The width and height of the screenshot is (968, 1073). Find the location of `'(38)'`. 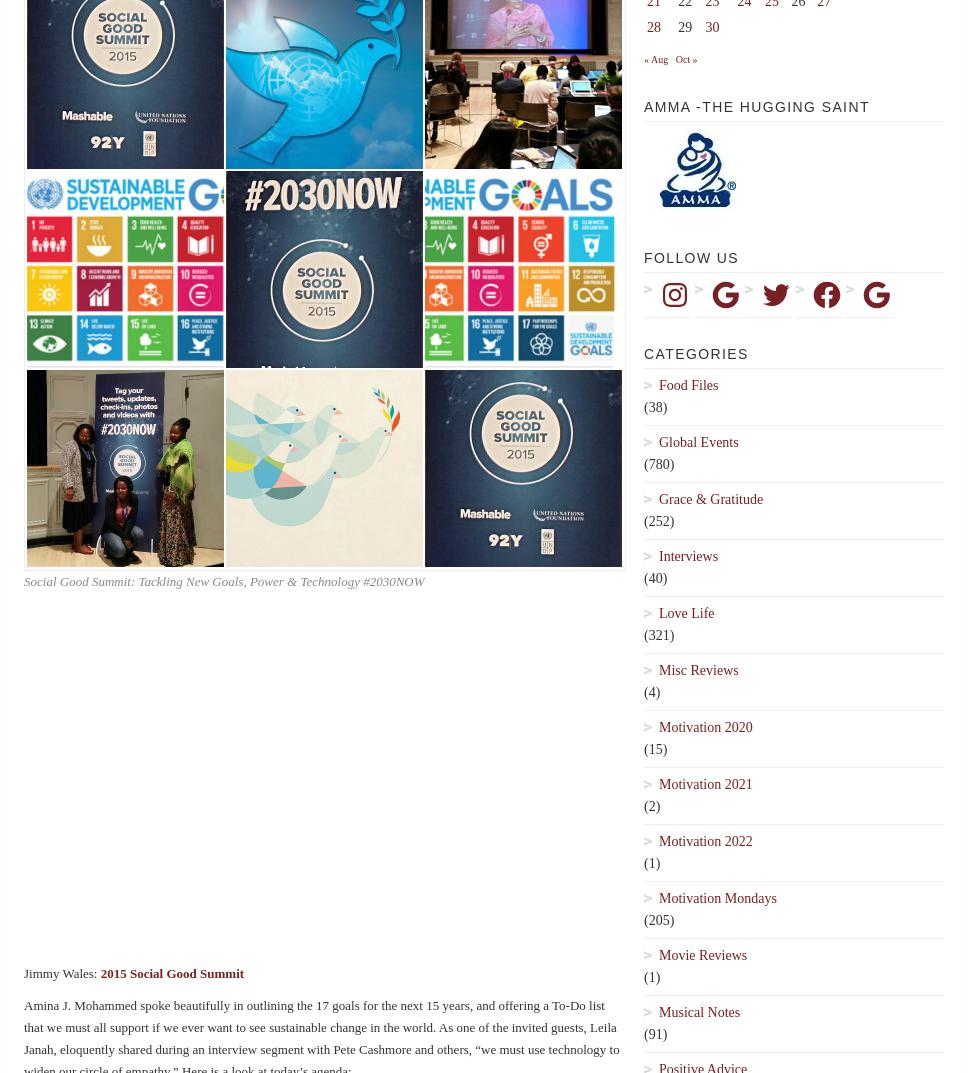

'(38)' is located at coordinates (655, 406).